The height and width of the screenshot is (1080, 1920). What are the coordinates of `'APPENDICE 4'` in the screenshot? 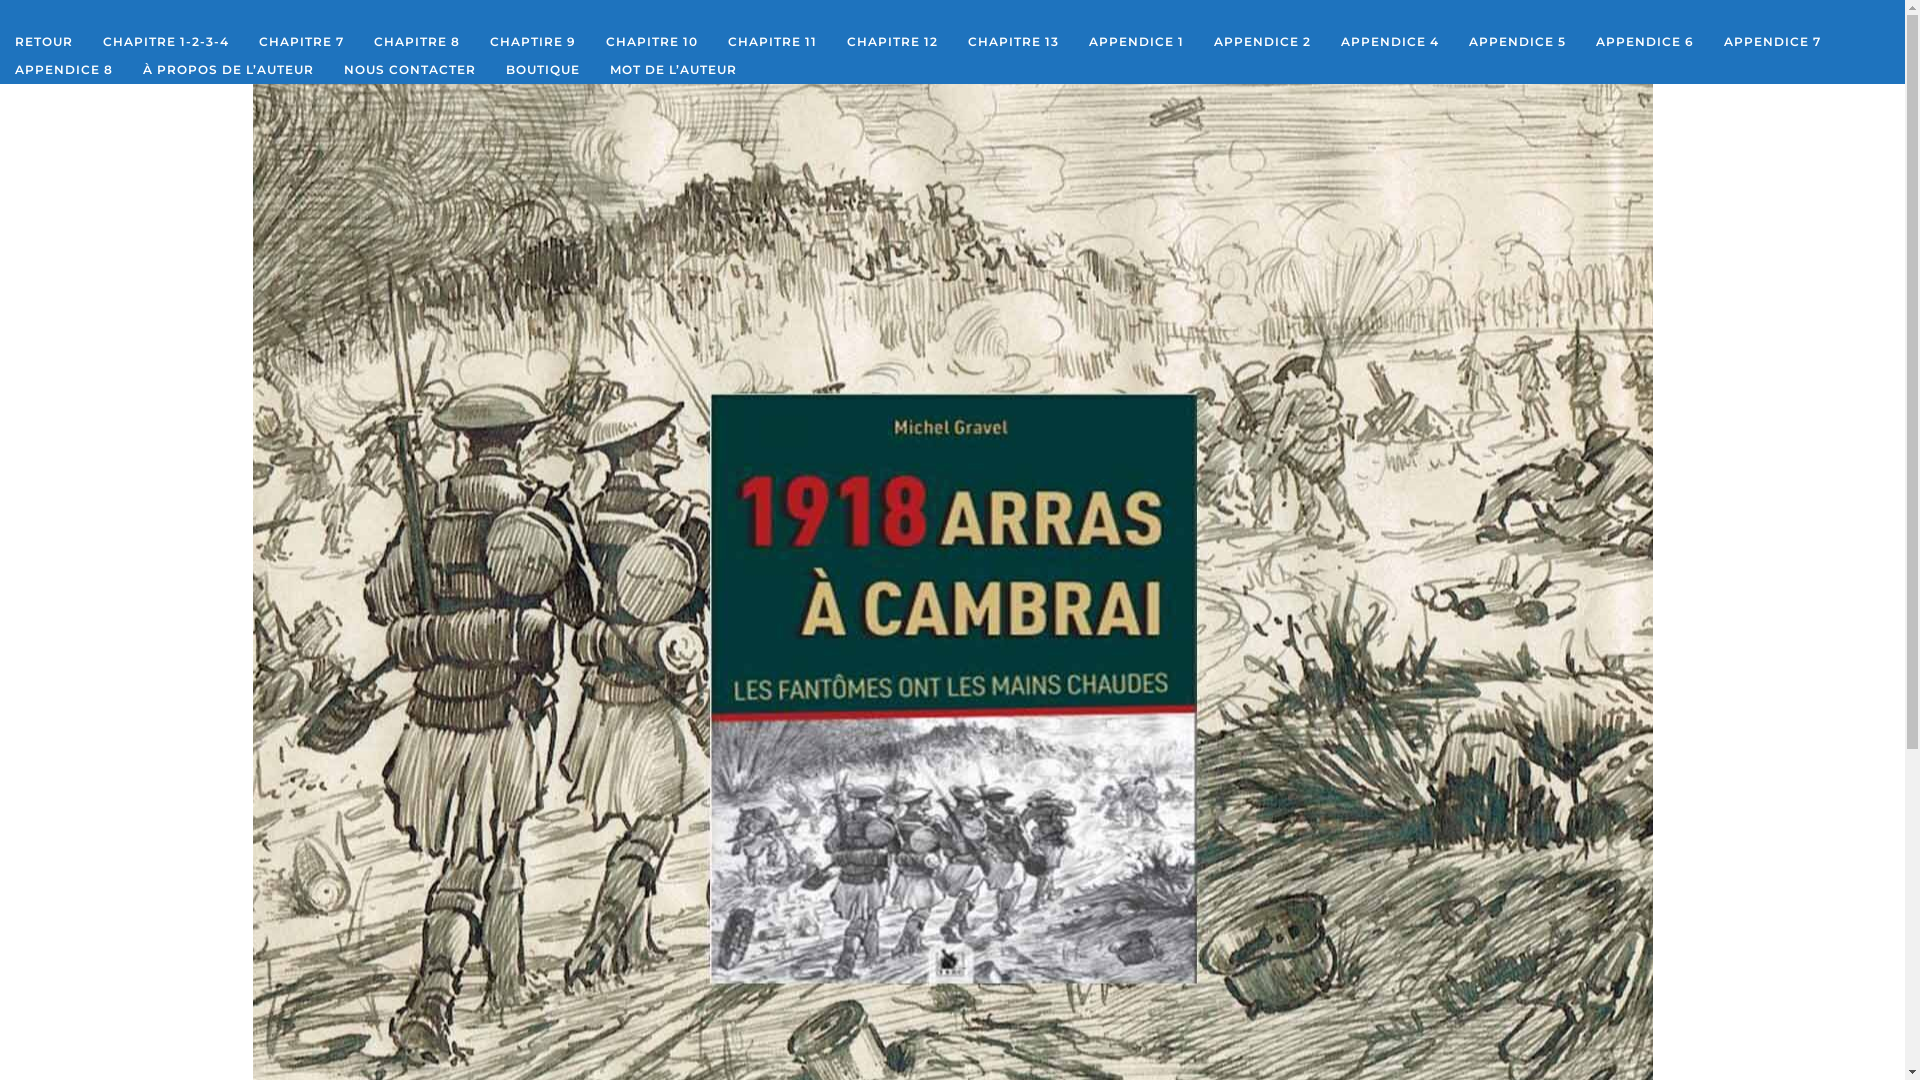 It's located at (1325, 42).